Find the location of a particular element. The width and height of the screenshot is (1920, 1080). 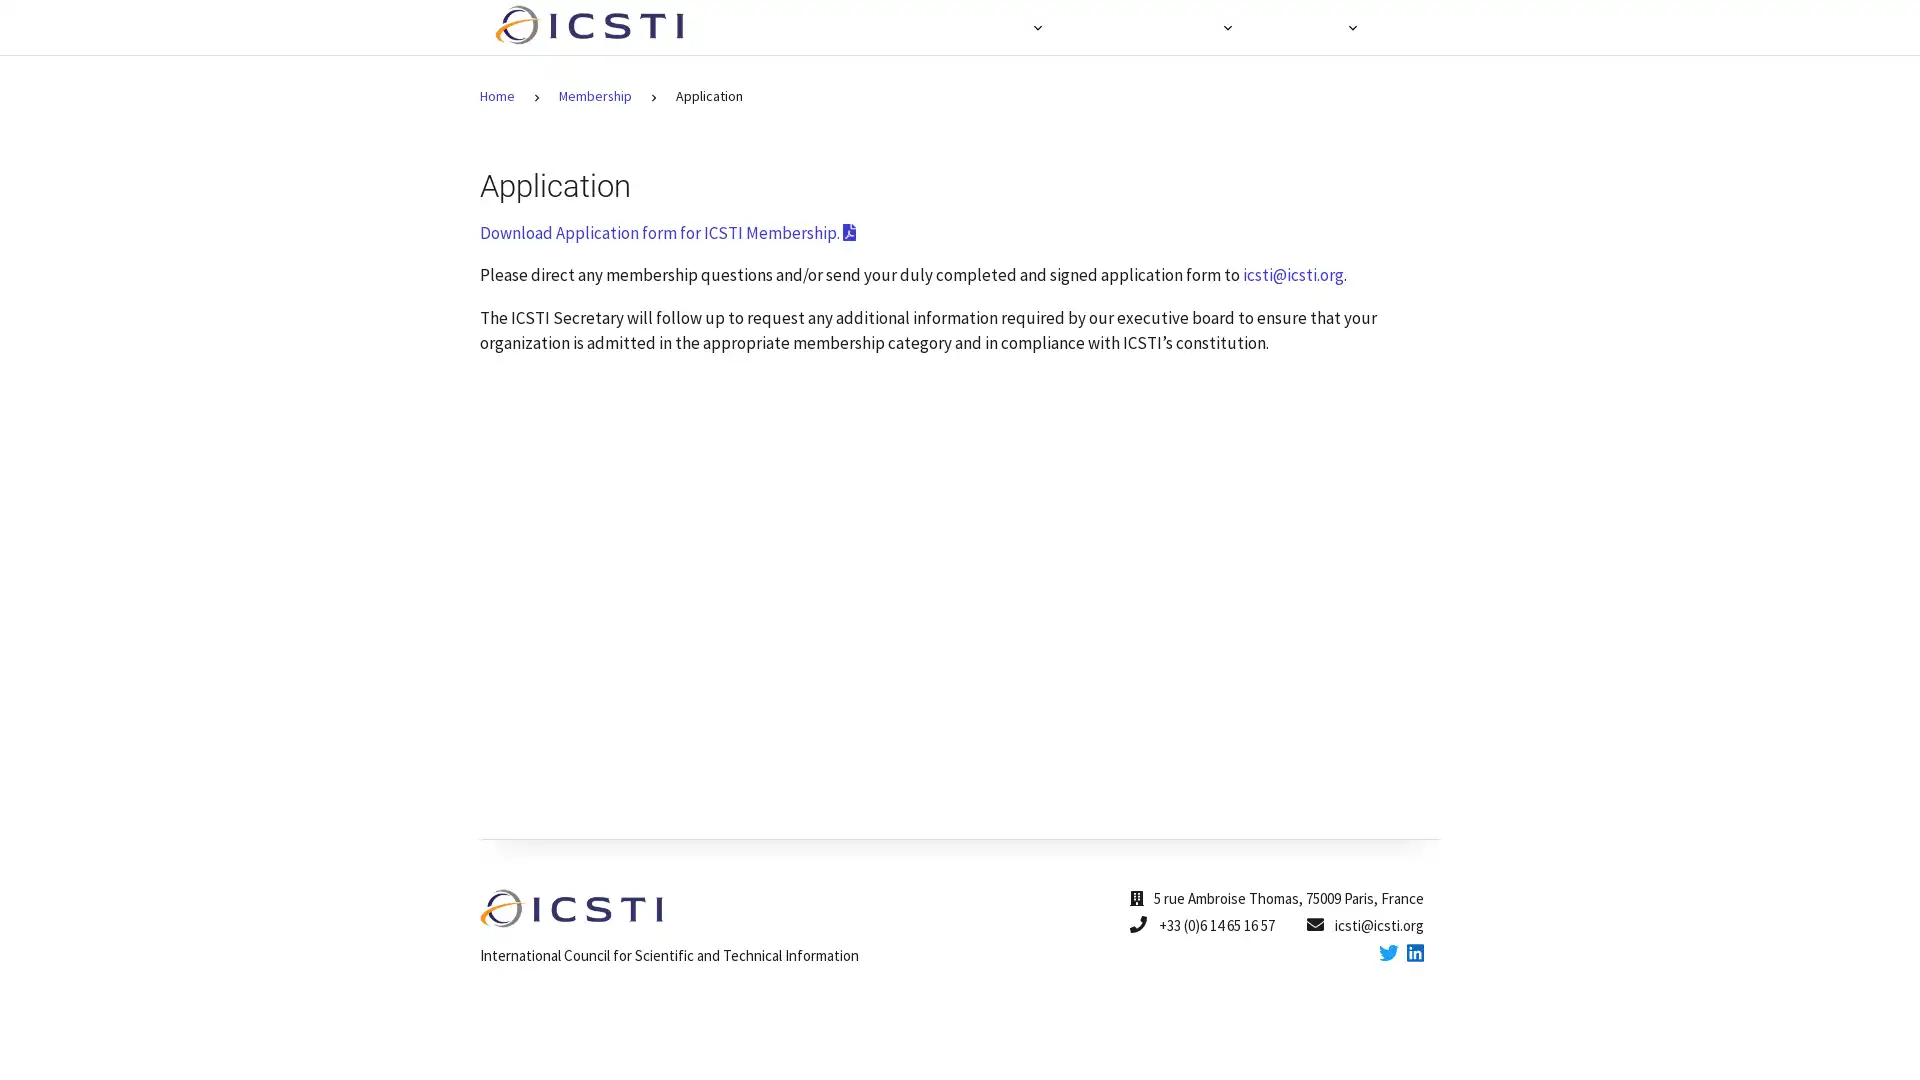

About ICSTI is located at coordinates (980, 27).